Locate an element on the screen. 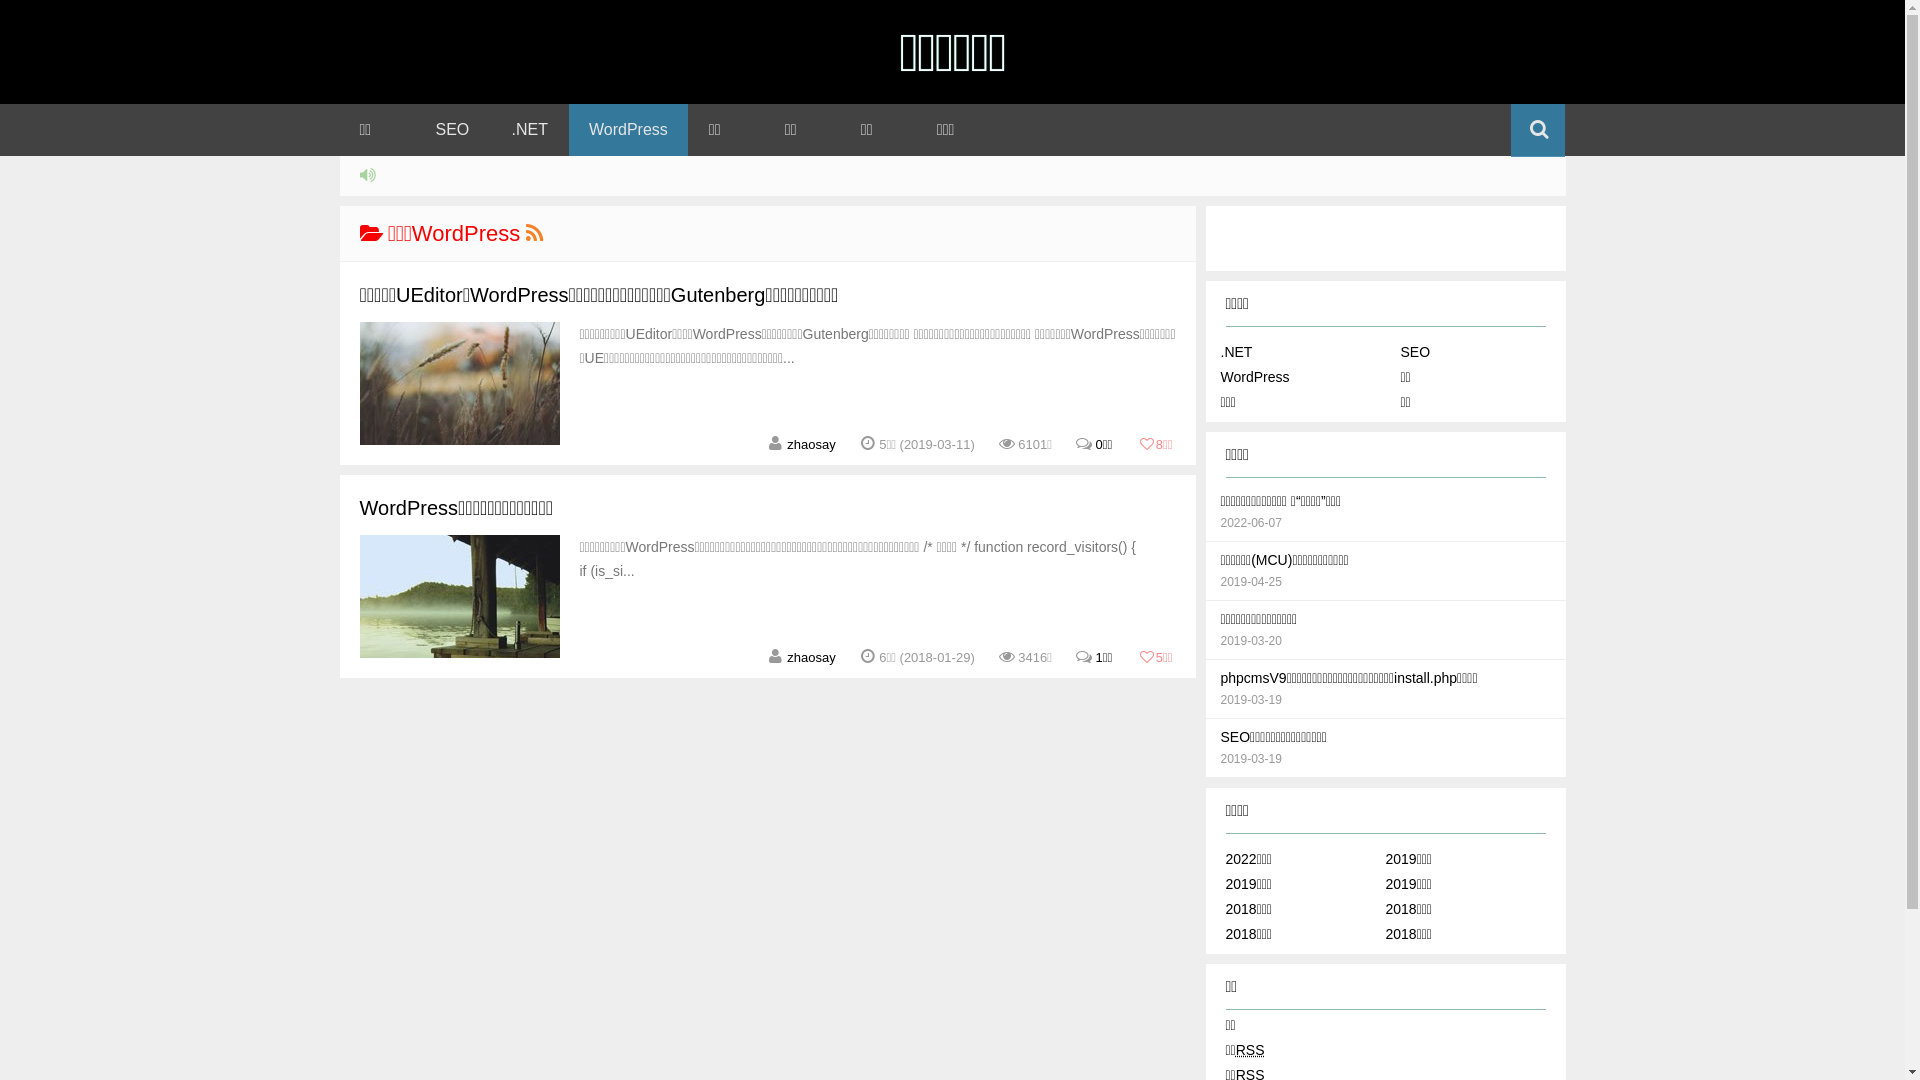 The height and width of the screenshot is (1080, 1920). '.NET' is located at coordinates (1235, 350).